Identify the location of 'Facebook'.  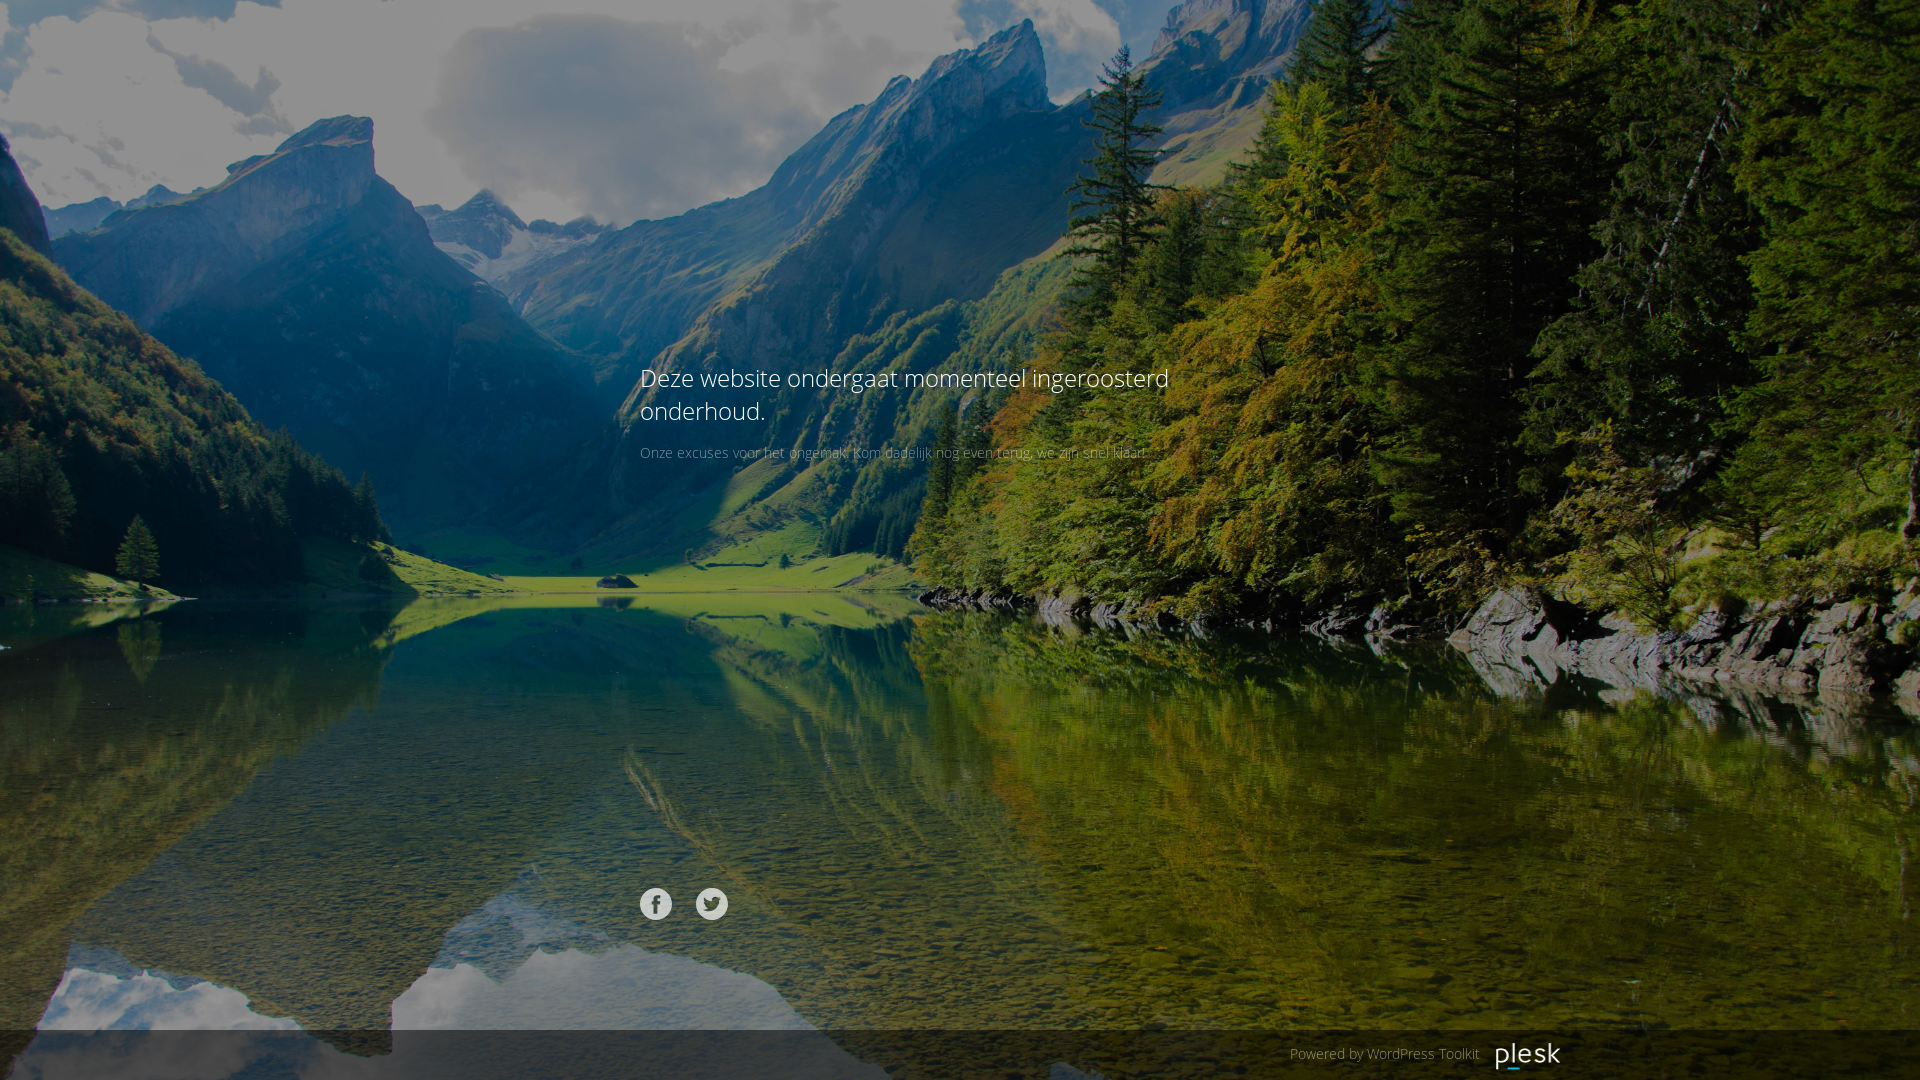
(656, 903).